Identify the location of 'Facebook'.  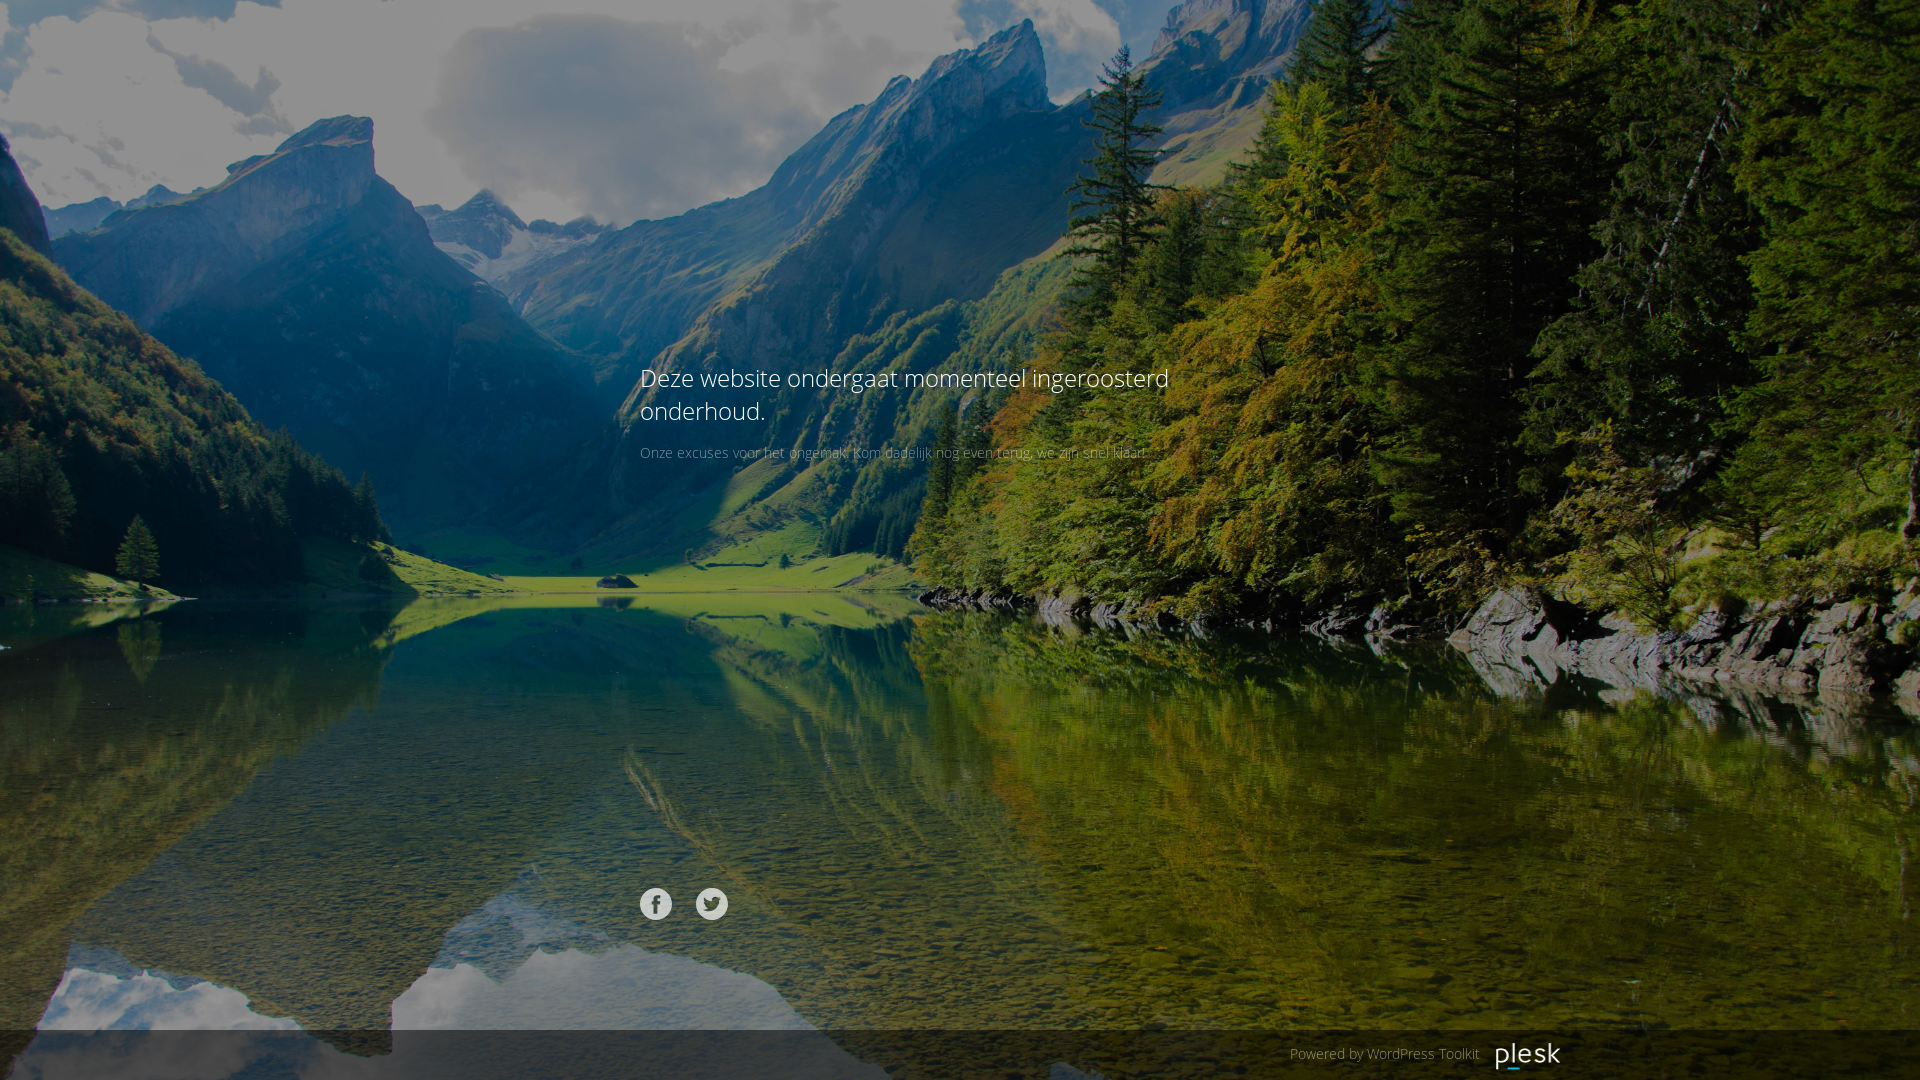
(656, 903).